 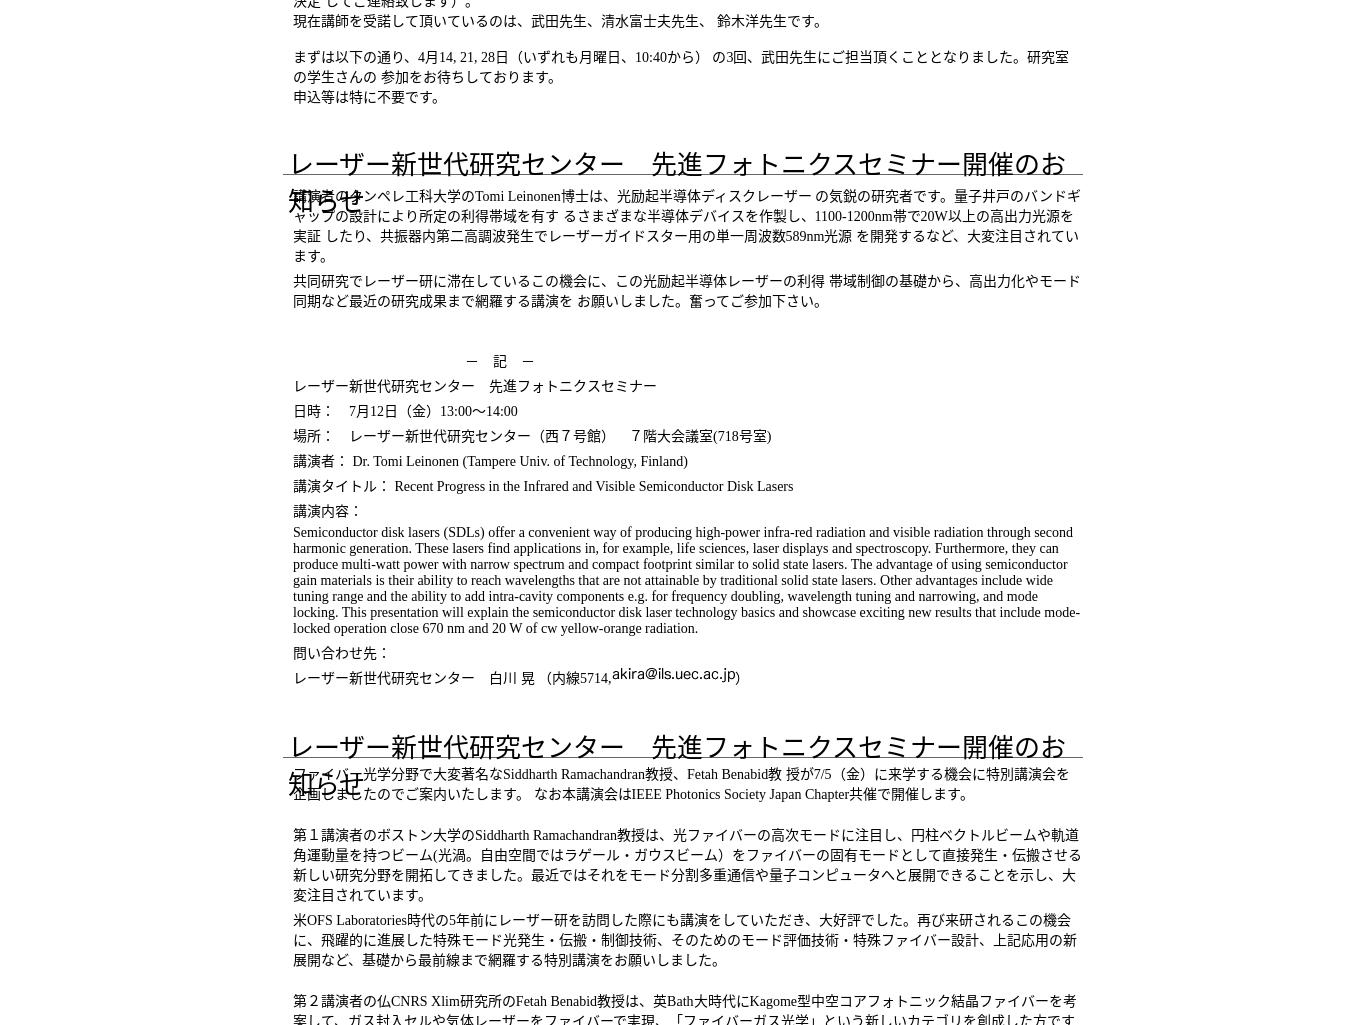 I want to click on 'Semiconductor disk lasers (SDLs) offer a convenient way of producing
high-power infra-red radiation and visible radiation through second harmonic
generation. These lasers find applications in, for example, life sciences,
laser displays and spectroscopy. Furthermore, they can produce multi-watt
power with narrow spectrum and compact footprint similar to solid state
lasers. The advantage of using semiconductor gain materials is their ability
to reach wavelengths that are not attainable by traditional solid state
lasers. Other advantages include wide tuning range and the ability to add
intra-cavity components e.g. for frequency doubling, wavelength tuning and
narrowing, and mode locking. This presentation will explain the
semiconductor disk laser technology basics and showcase exciting new results
that include mode-locked operation close 670 nm and 20 W of cw yellow-orange
radiation.', so click(x=686, y=580).